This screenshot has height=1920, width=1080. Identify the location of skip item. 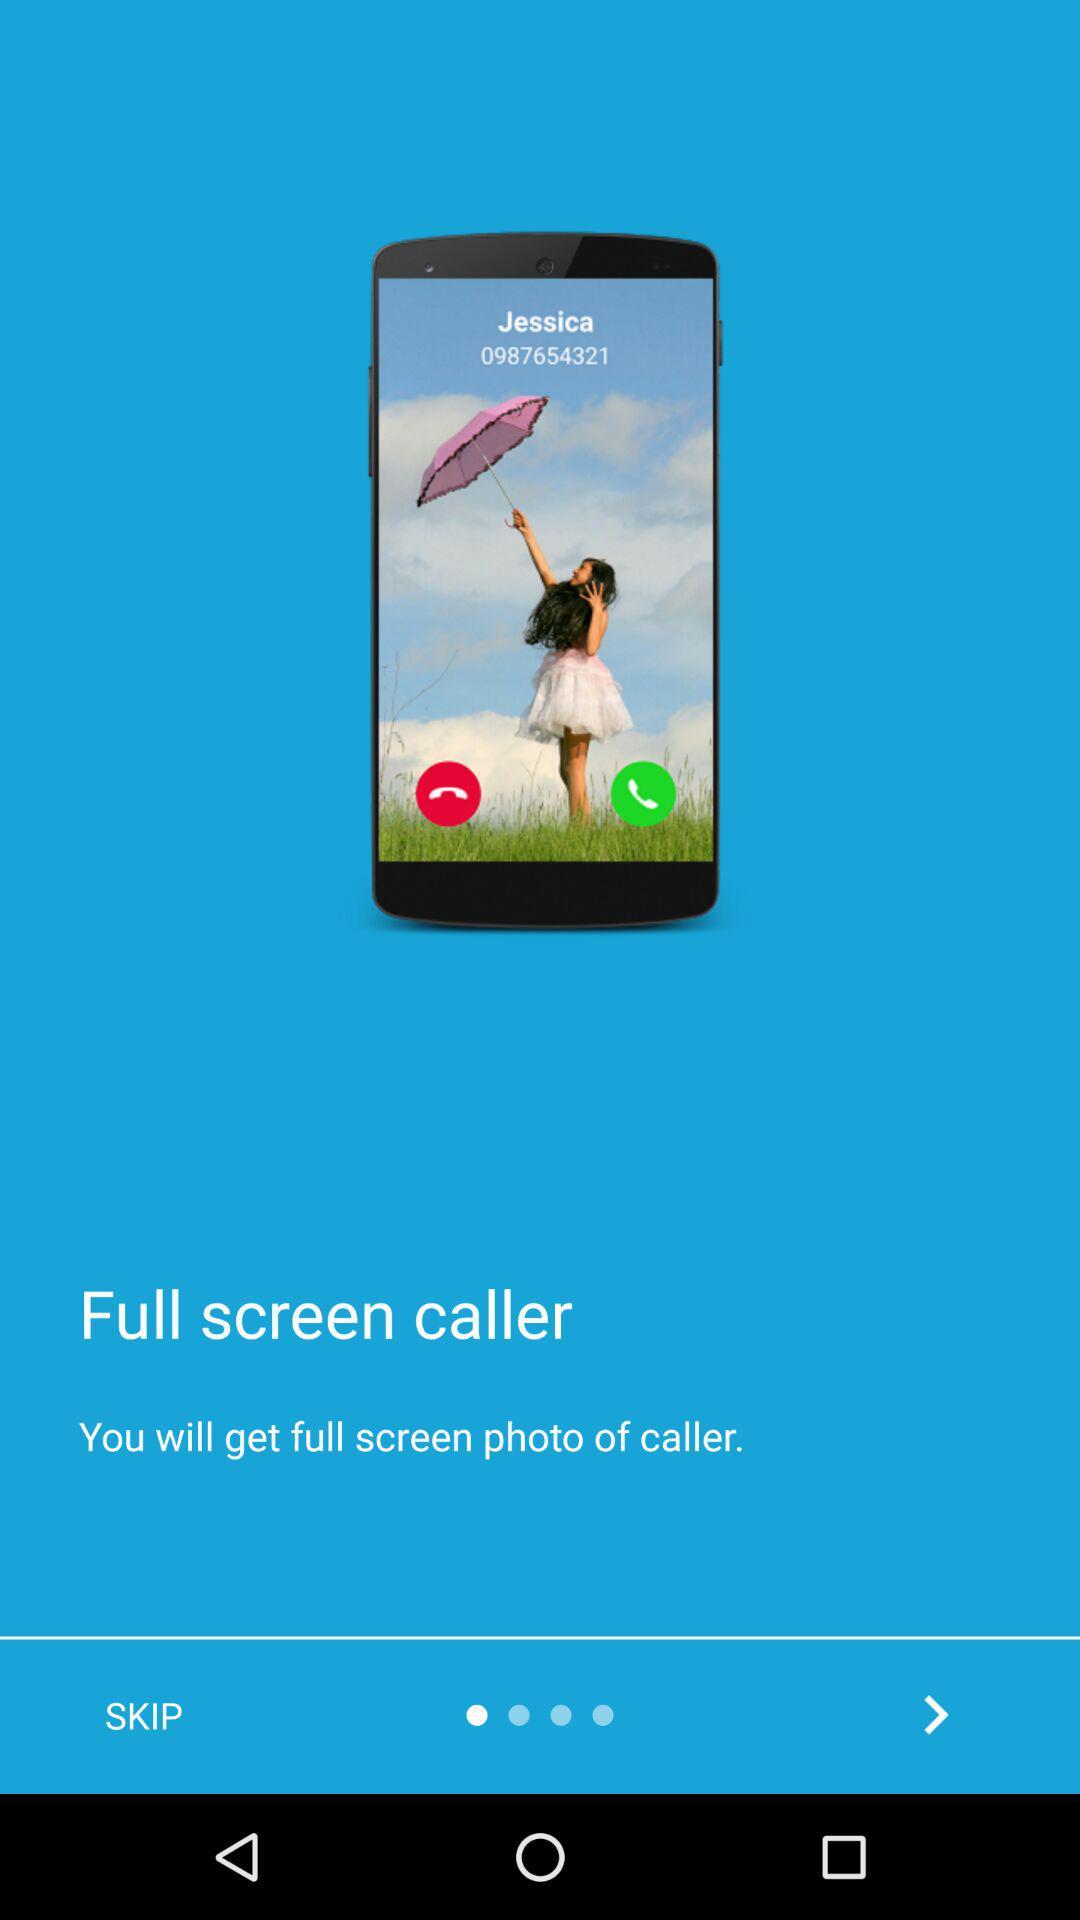
(142, 1714).